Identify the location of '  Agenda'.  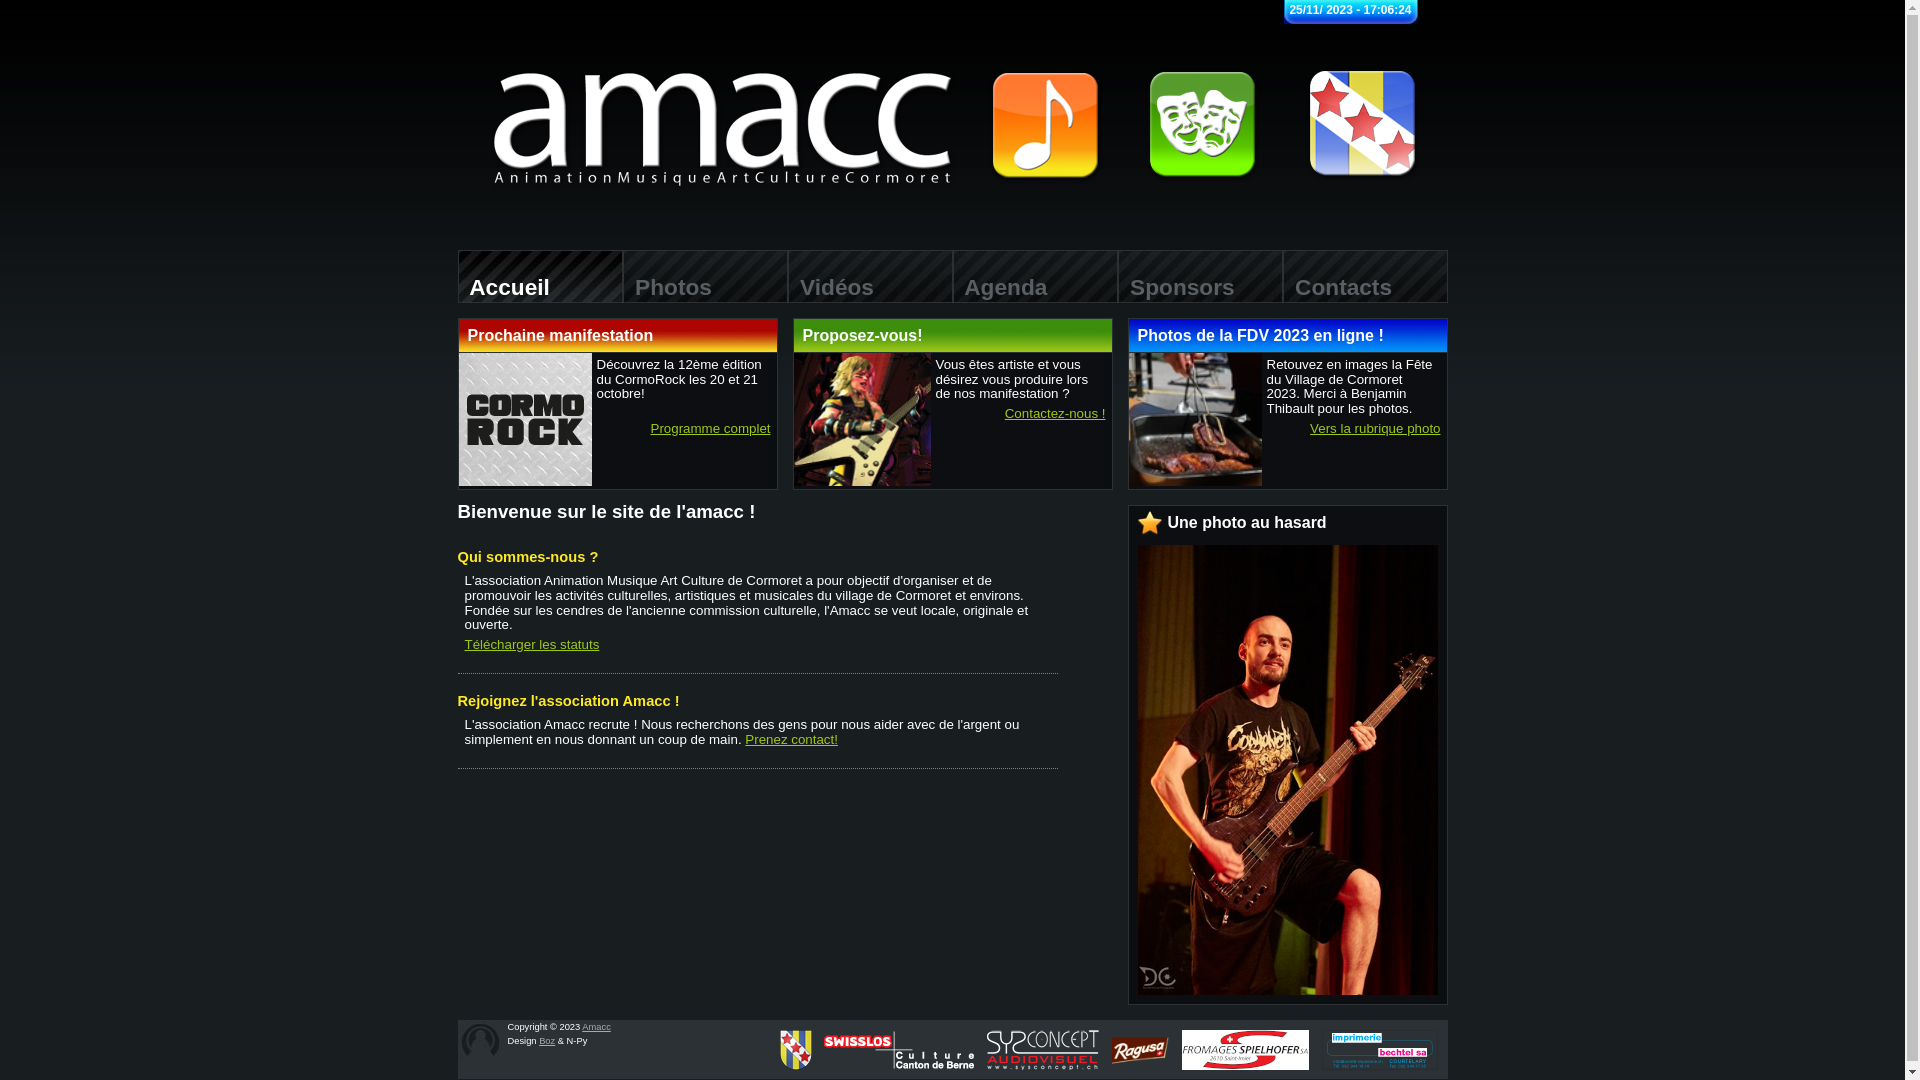
(1034, 276).